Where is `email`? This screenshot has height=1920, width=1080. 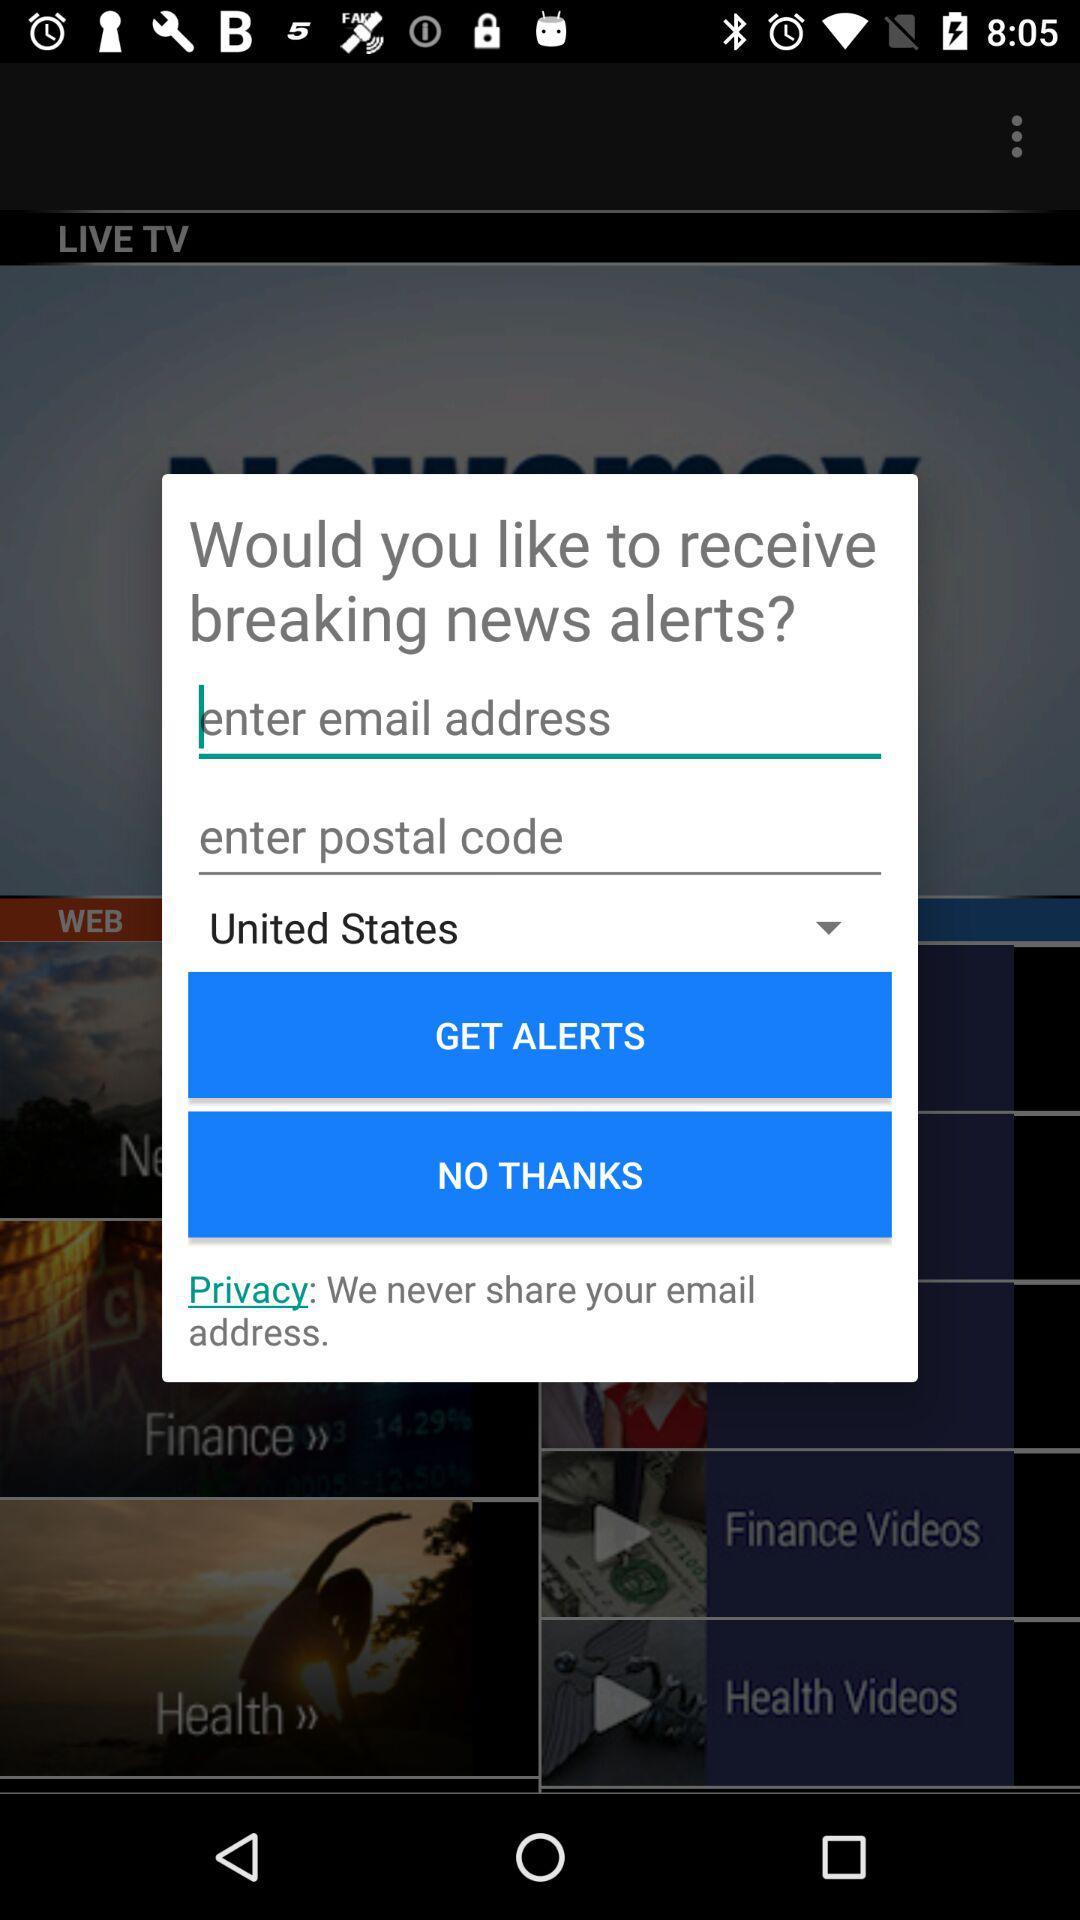
email is located at coordinates (540, 717).